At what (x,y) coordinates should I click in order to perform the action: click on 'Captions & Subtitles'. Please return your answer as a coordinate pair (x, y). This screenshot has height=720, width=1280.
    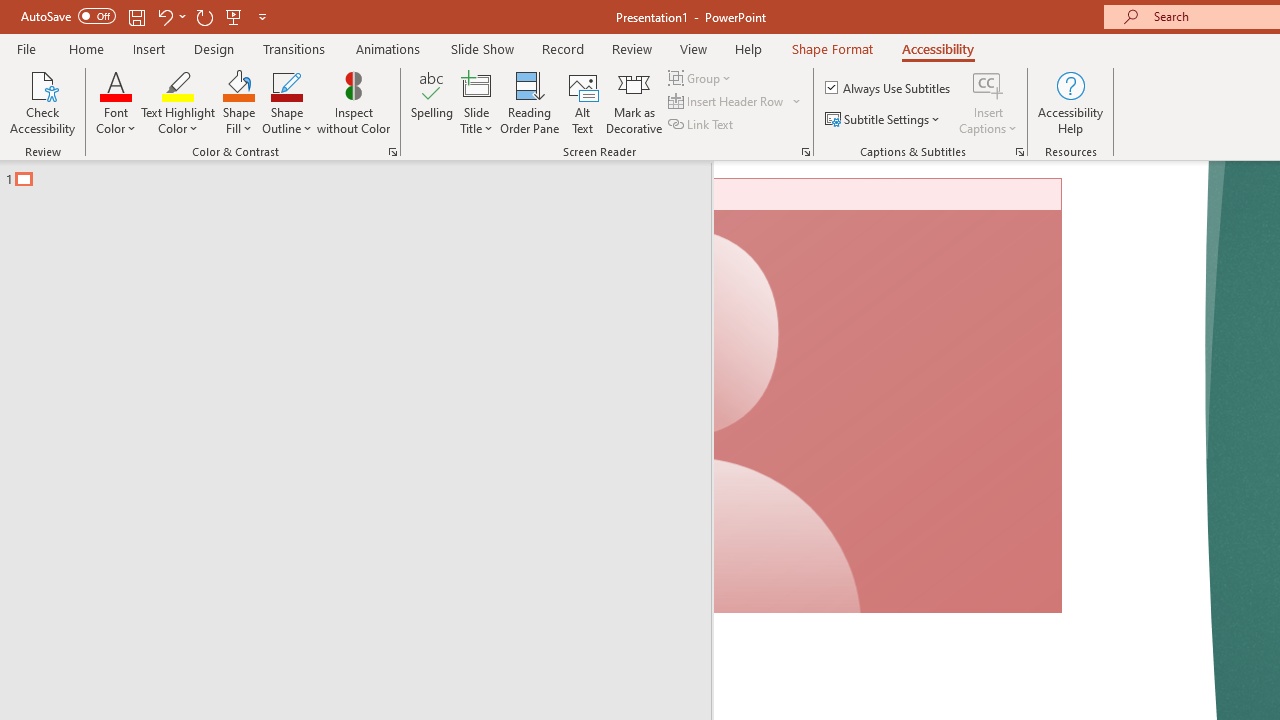
    Looking at the image, I should click on (1020, 150).